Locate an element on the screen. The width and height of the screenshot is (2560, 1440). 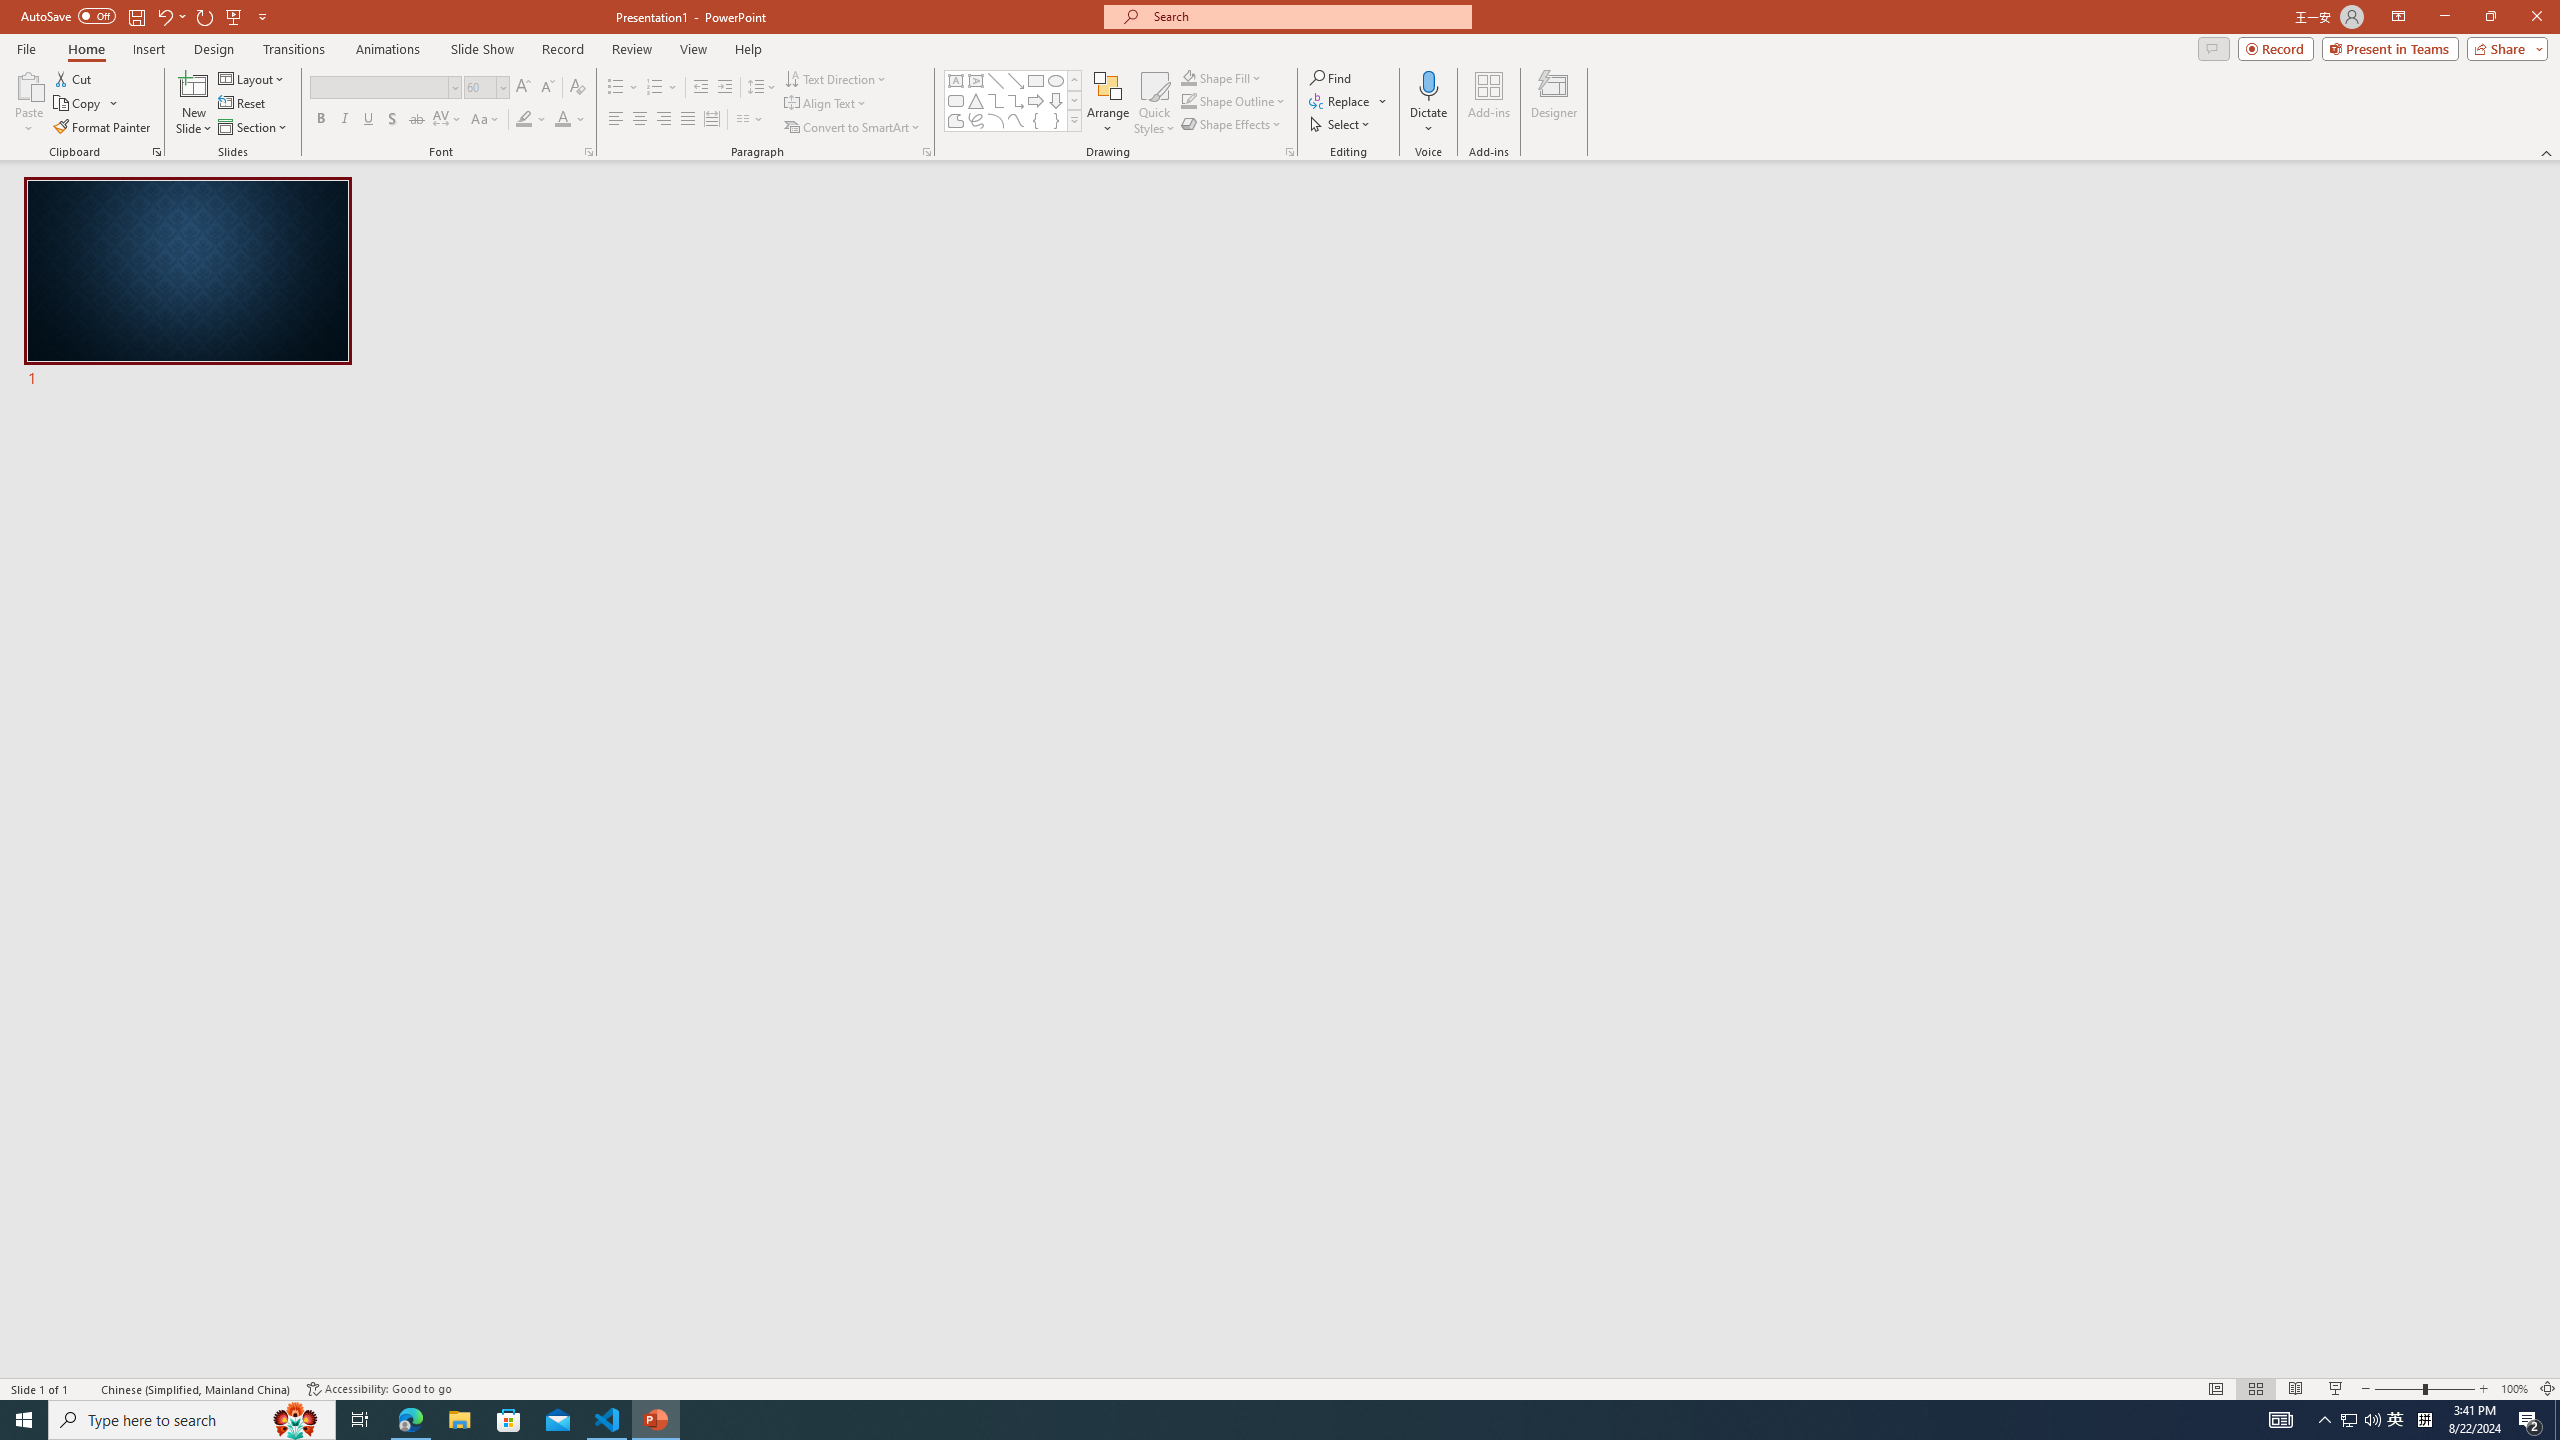
'Shape Fill Orange, Accent 2' is located at coordinates (1189, 77).